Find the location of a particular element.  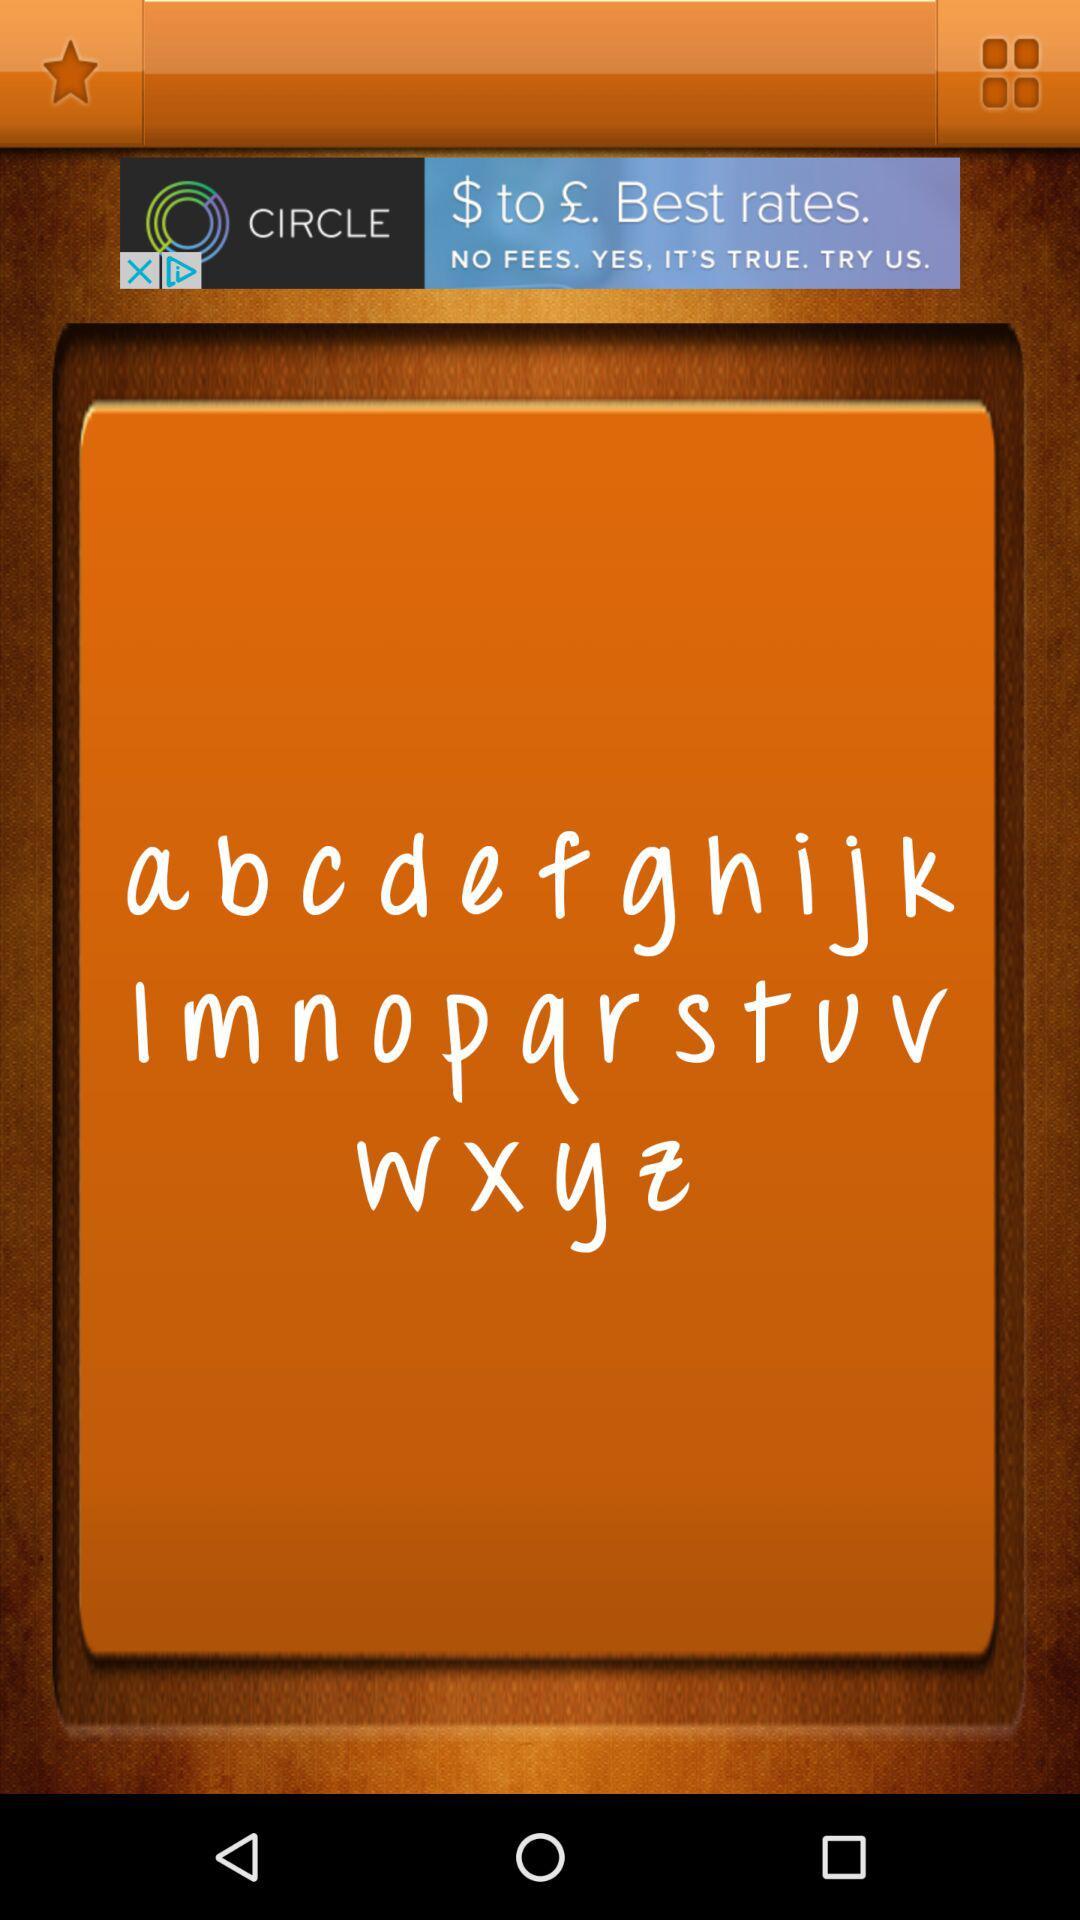

to advertisement box is located at coordinates (540, 223).